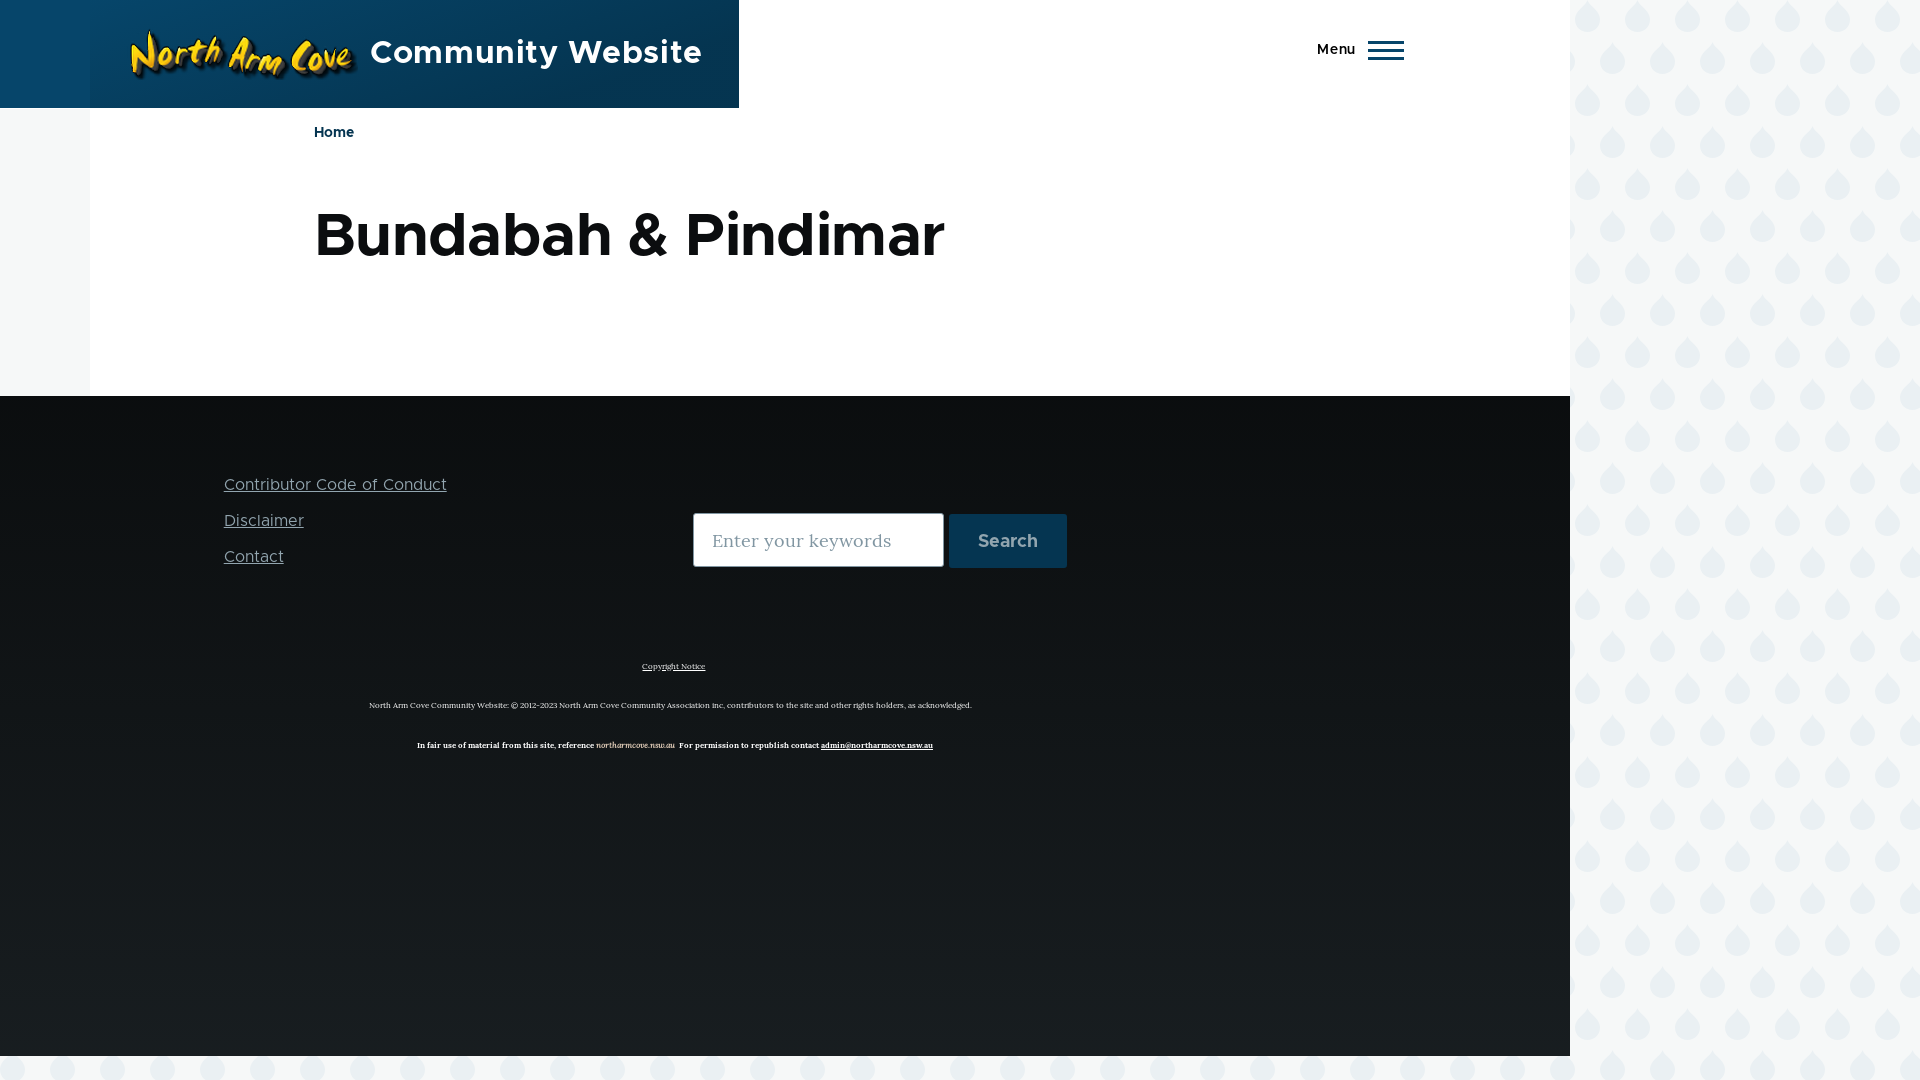  What do you see at coordinates (224, 556) in the screenshot?
I see `'Contact'` at bounding box center [224, 556].